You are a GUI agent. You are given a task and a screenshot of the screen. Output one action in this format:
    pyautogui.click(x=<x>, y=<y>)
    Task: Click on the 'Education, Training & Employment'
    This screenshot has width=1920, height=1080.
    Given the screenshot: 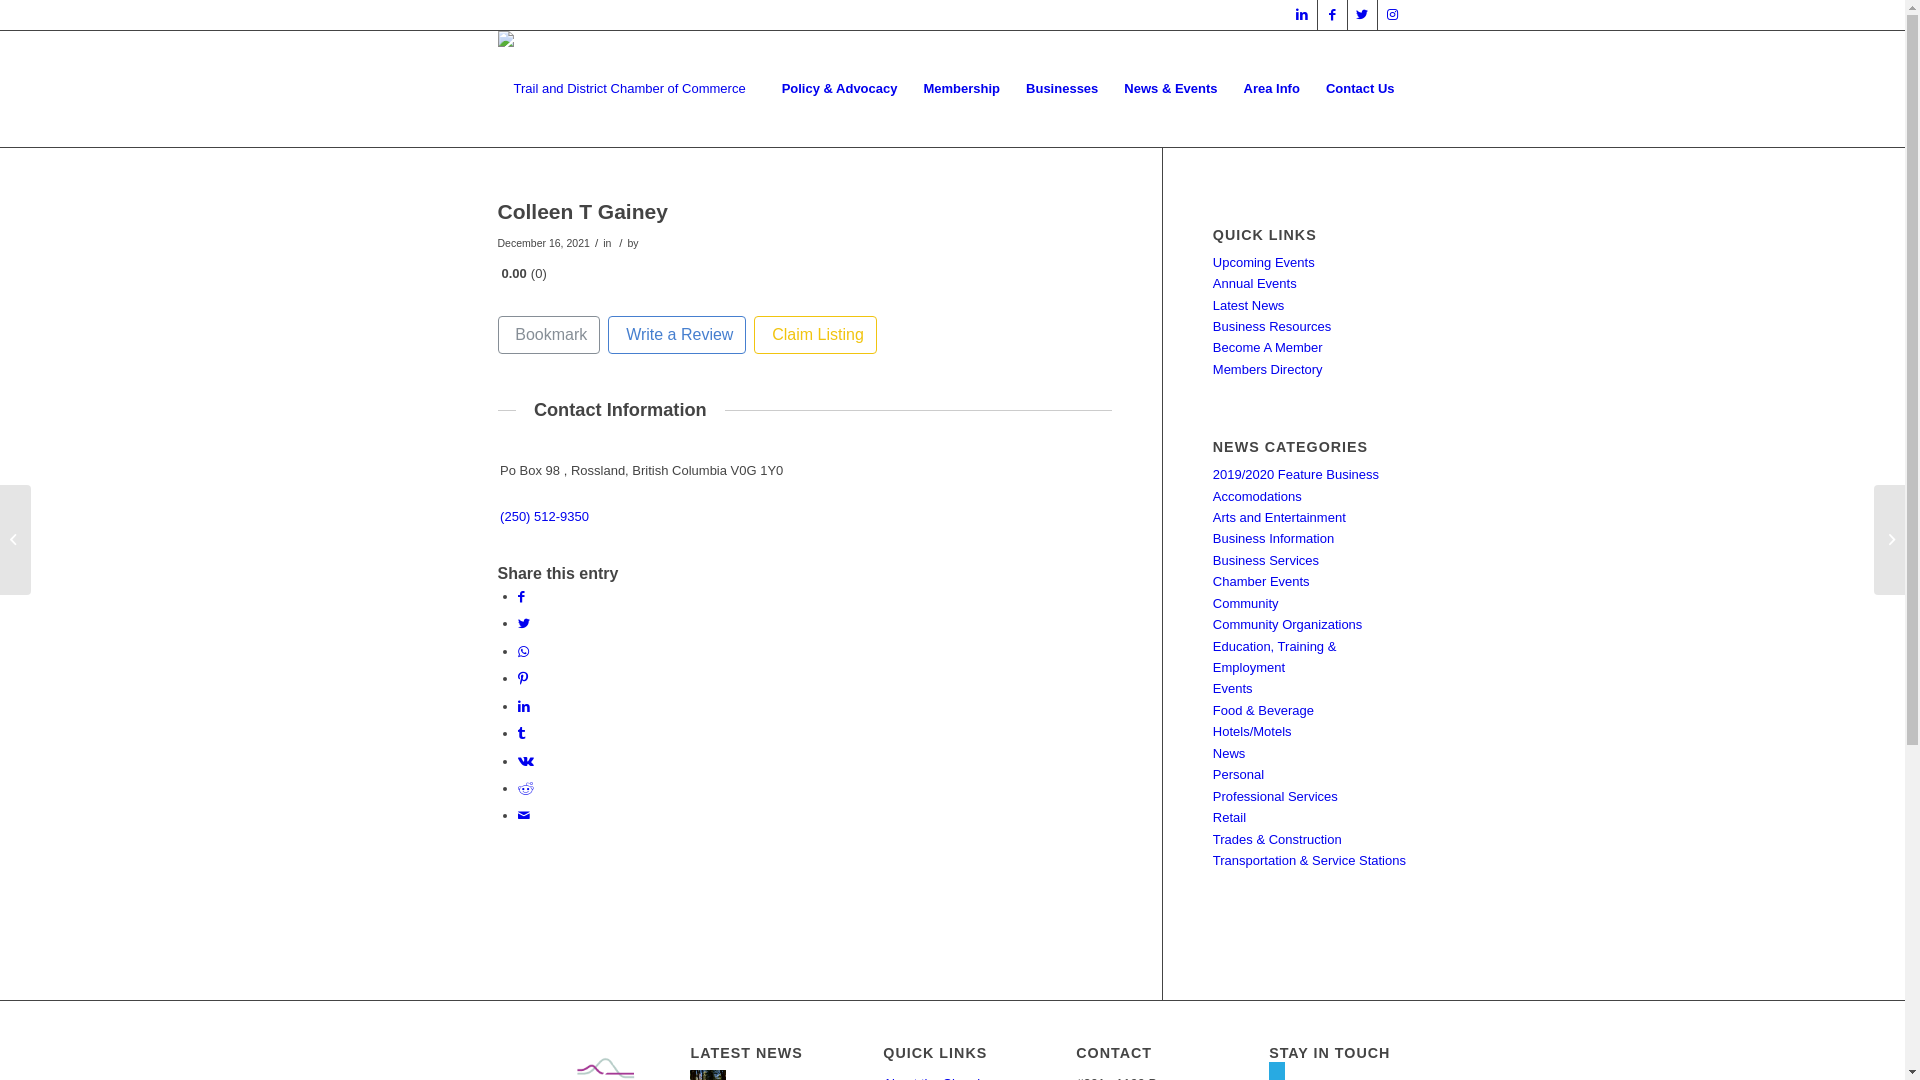 What is the action you would take?
    pyautogui.click(x=1274, y=656)
    